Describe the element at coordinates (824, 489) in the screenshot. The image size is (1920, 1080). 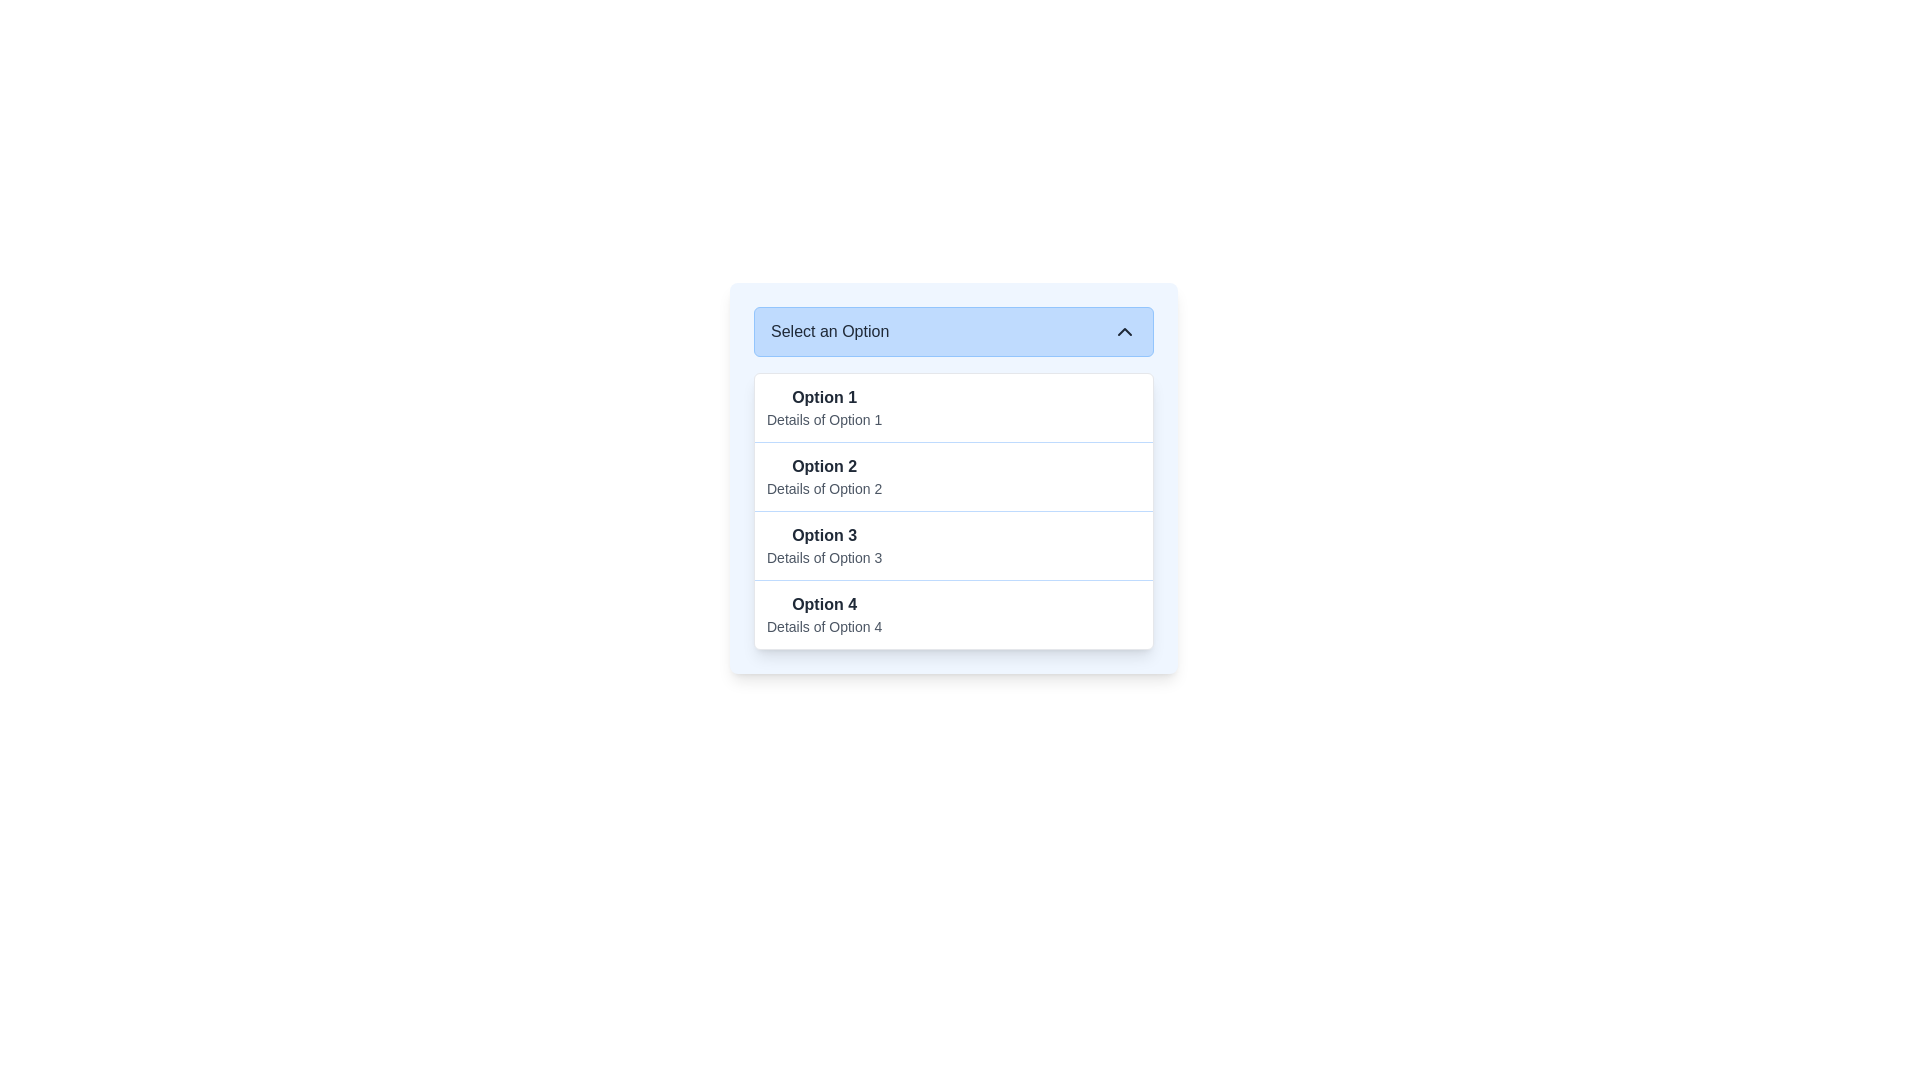
I see `the Text label providing additional descriptive information for the 'Option 2' choice in the dropdown menu, located beneath the row title 'Option 2'` at that location.